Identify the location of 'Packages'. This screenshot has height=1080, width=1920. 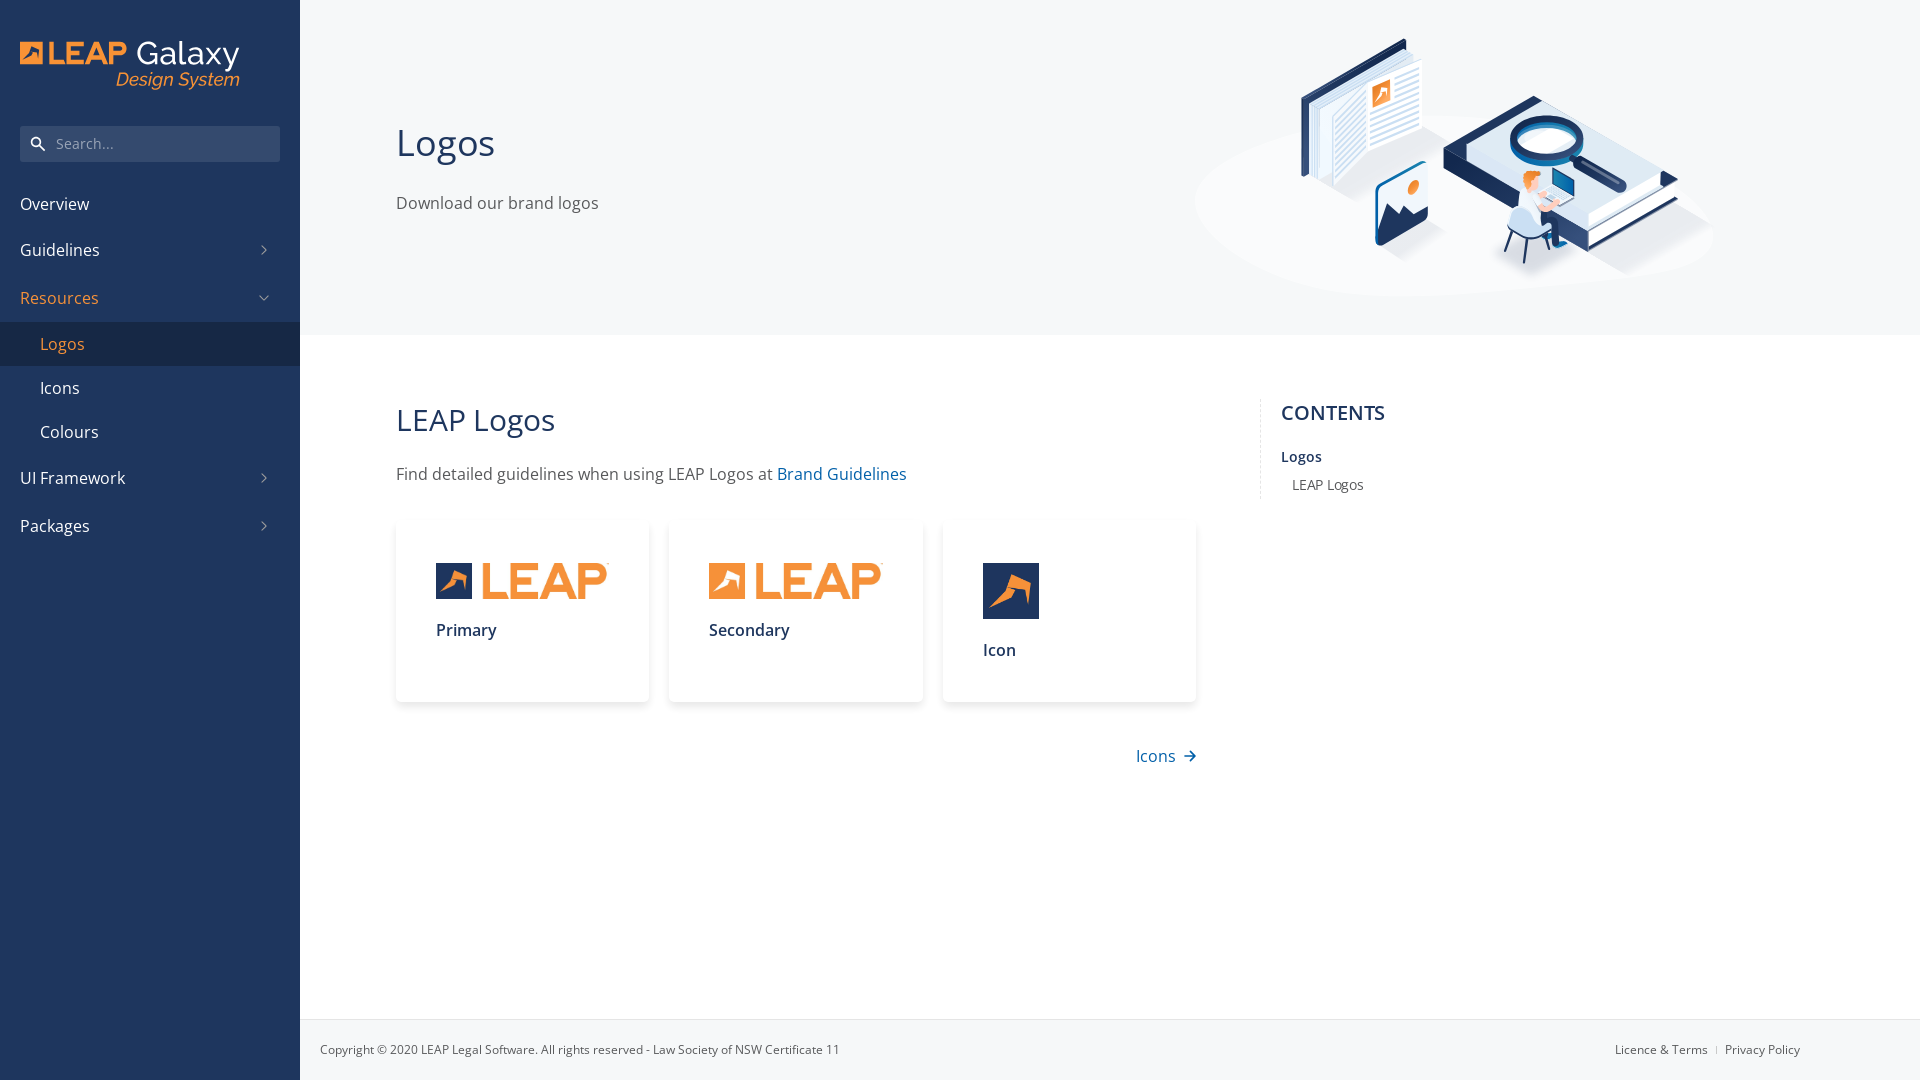
(133, 524).